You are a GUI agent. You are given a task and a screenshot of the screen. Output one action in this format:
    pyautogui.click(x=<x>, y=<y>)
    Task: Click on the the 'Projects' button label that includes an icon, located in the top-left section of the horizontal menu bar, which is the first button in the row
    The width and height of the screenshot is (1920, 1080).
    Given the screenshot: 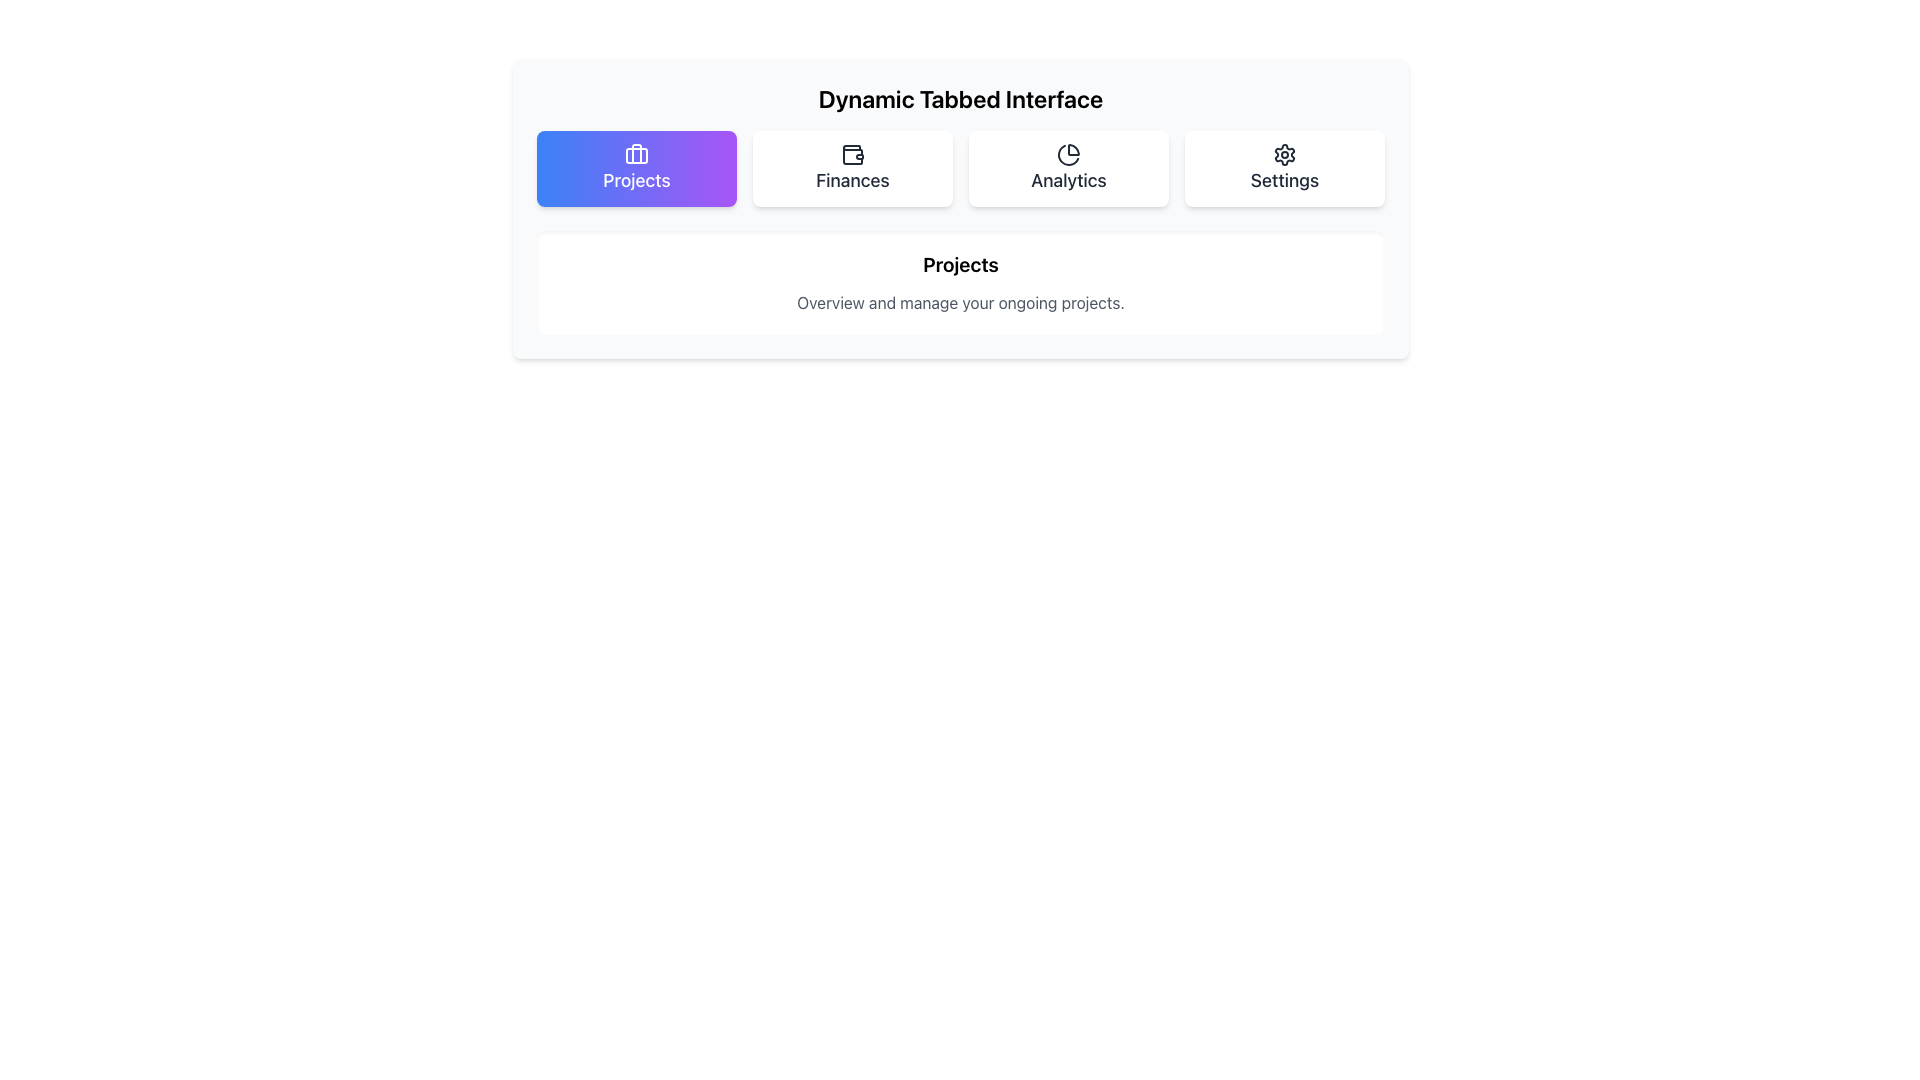 What is the action you would take?
    pyautogui.click(x=636, y=168)
    